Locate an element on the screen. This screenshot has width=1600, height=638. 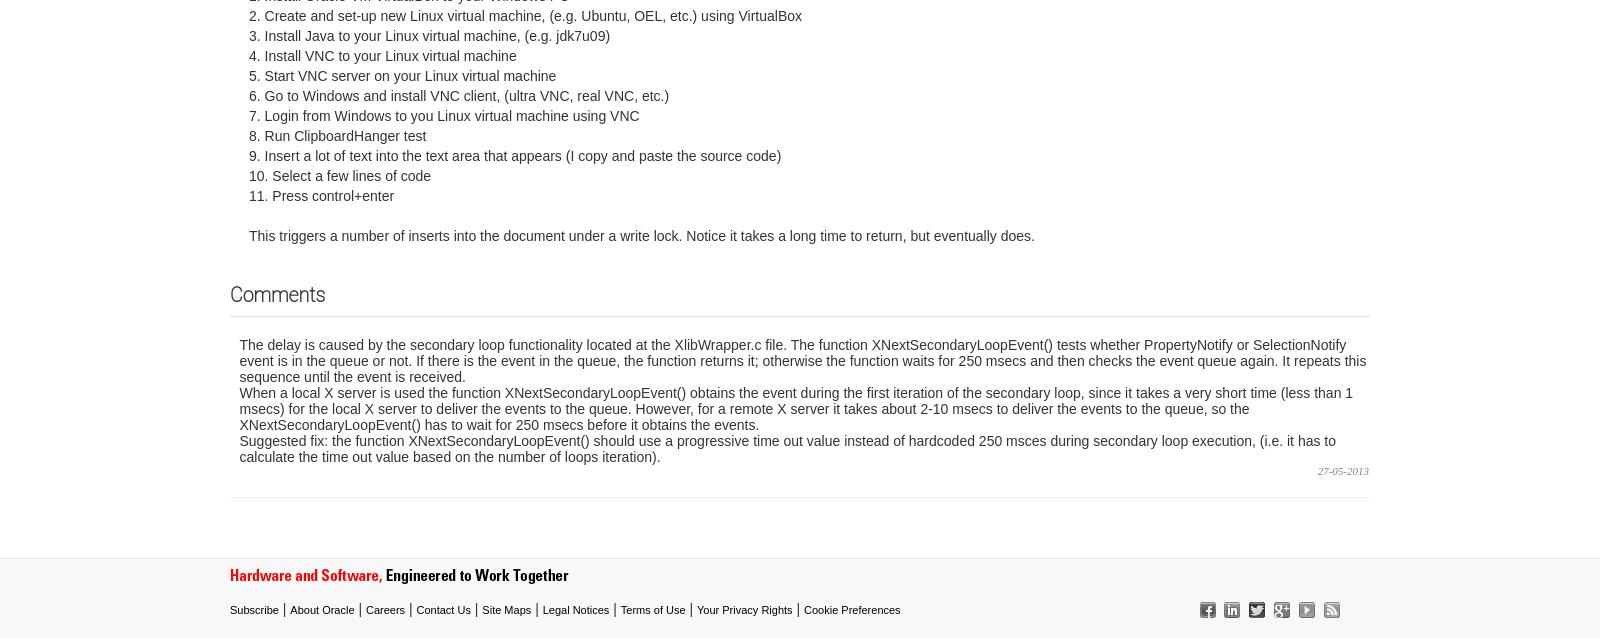
'Contact Us' is located at coordinates (442, 607).